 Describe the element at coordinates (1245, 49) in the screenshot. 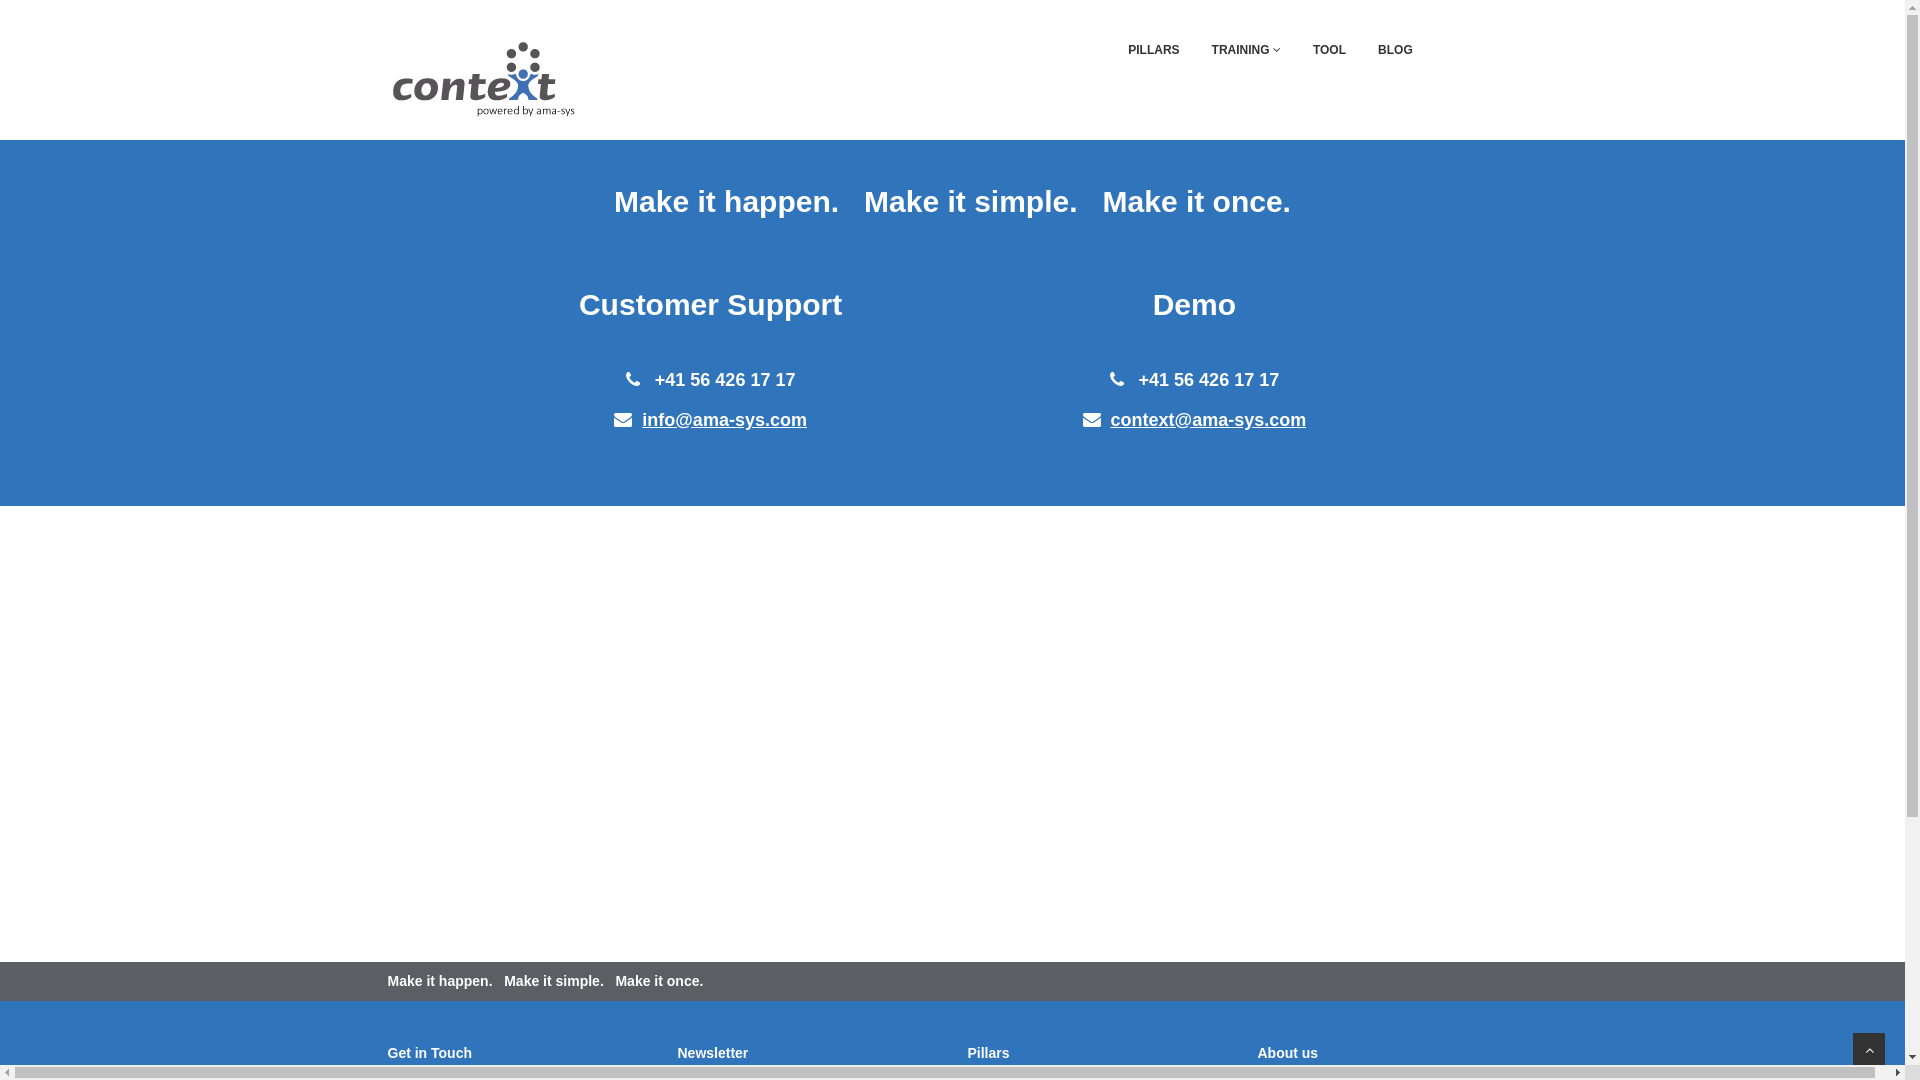

I see `'TRAINING'` at that location.